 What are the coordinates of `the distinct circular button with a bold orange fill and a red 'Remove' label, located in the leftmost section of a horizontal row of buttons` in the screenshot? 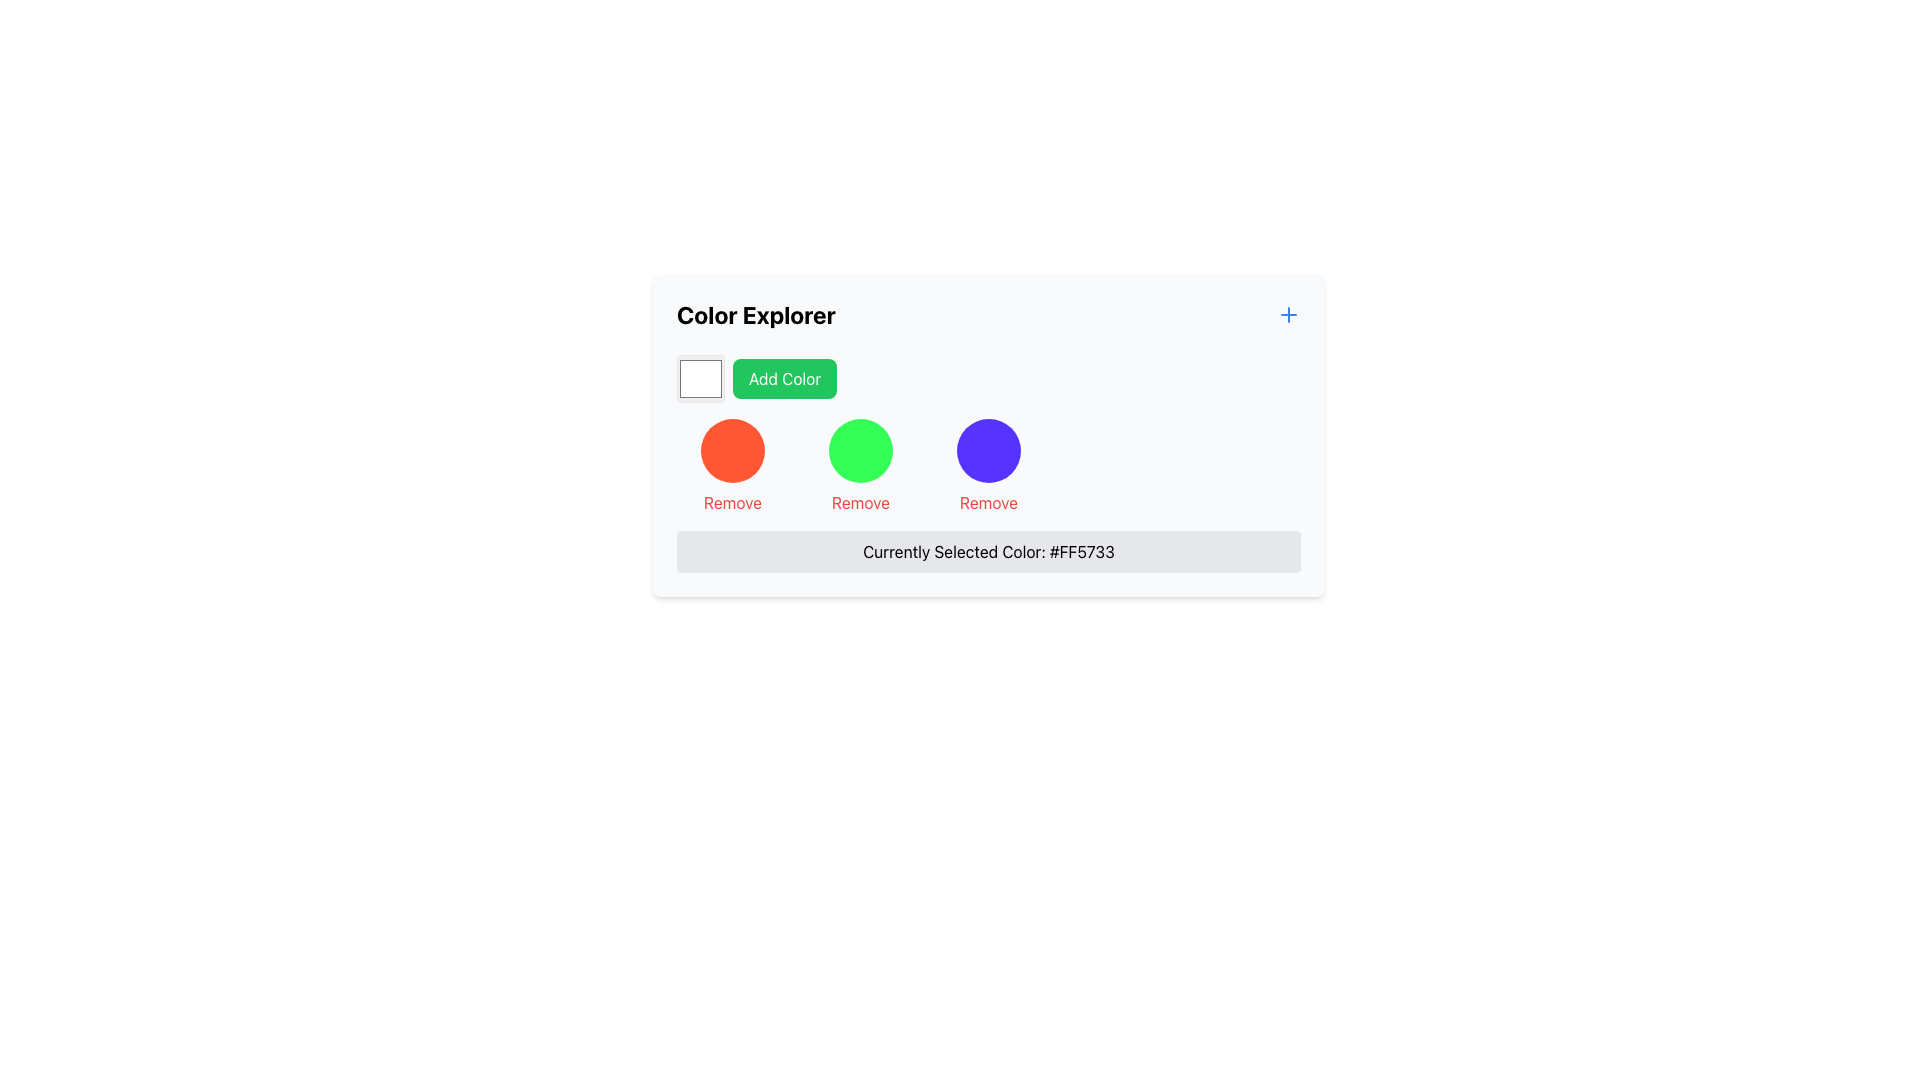 It's located at (732, 466).